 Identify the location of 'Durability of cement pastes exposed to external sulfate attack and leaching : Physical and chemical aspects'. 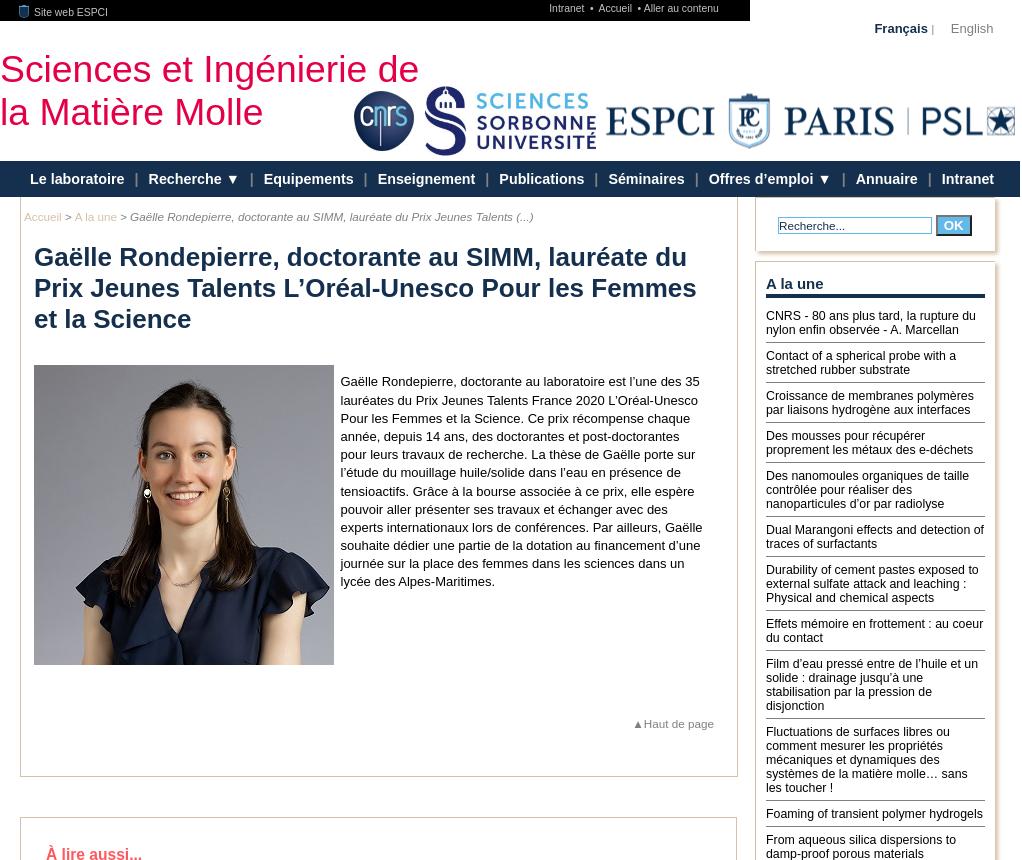
(764, 582).